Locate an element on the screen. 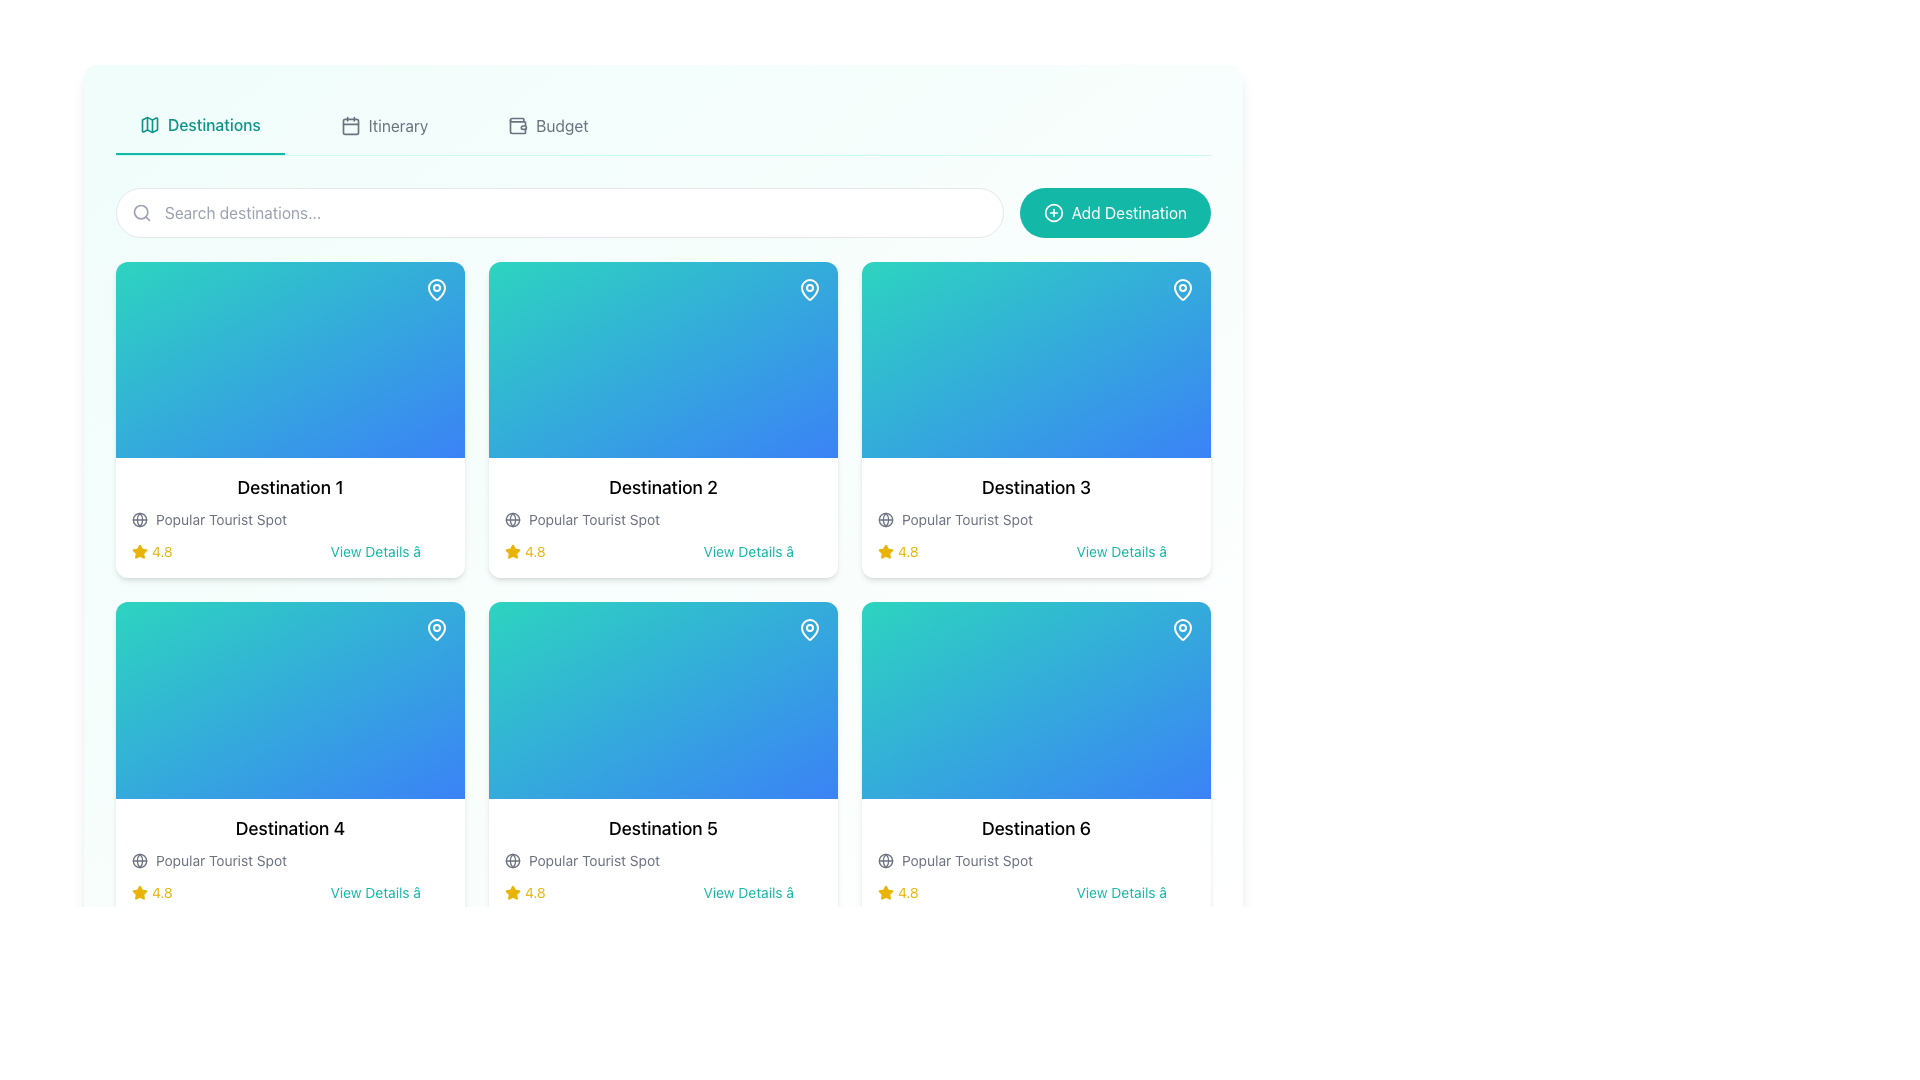 The image size is (1920, 1080). the static text label indicating the destination, which is located in the lower section of the box for 'Destination 4', to the left of the star rating and beneath the main title is located at coordinates (221, 859).